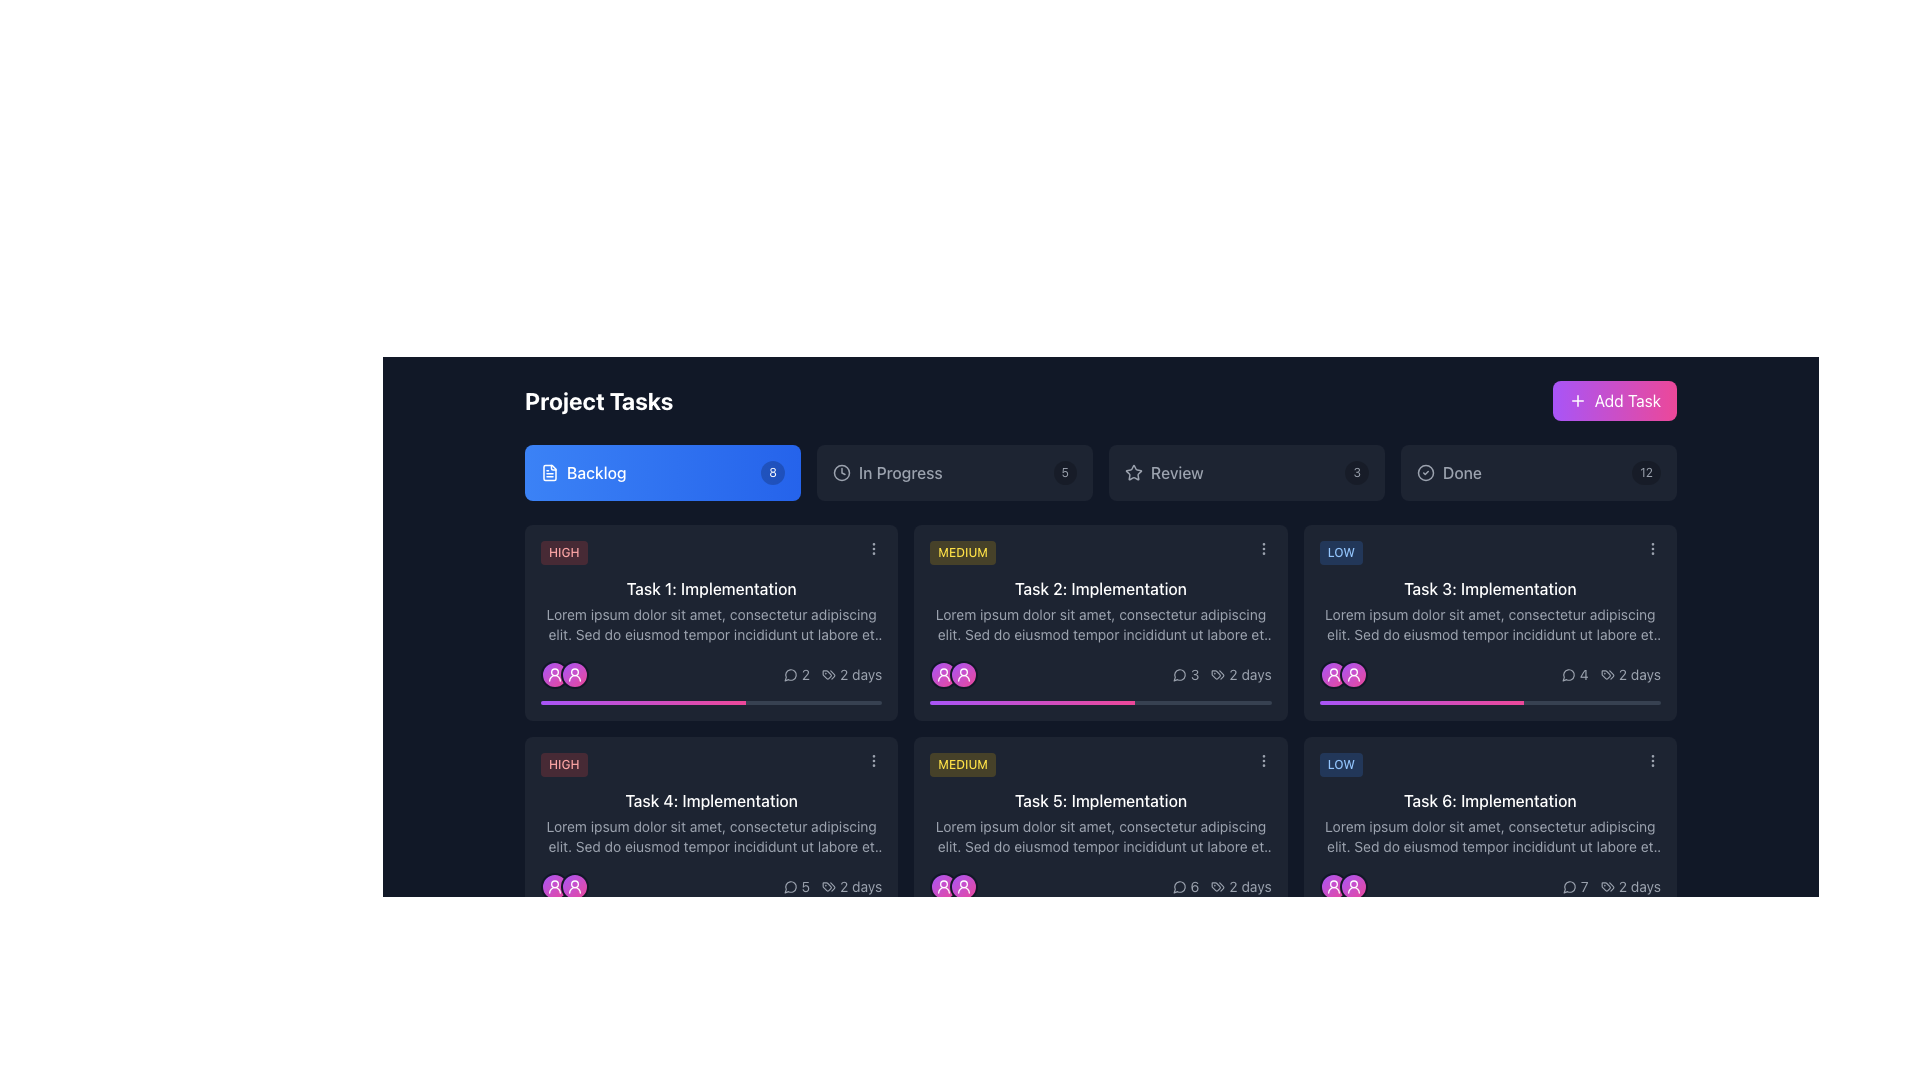 The image size is (1920, 1080). Describe the element at coordinates (1185, 886) in the screenshot. I see `the icon with a numeric label indicating the number of comments, located below the content and progress bar in the 'Task 5: Implementation' card` at that location.